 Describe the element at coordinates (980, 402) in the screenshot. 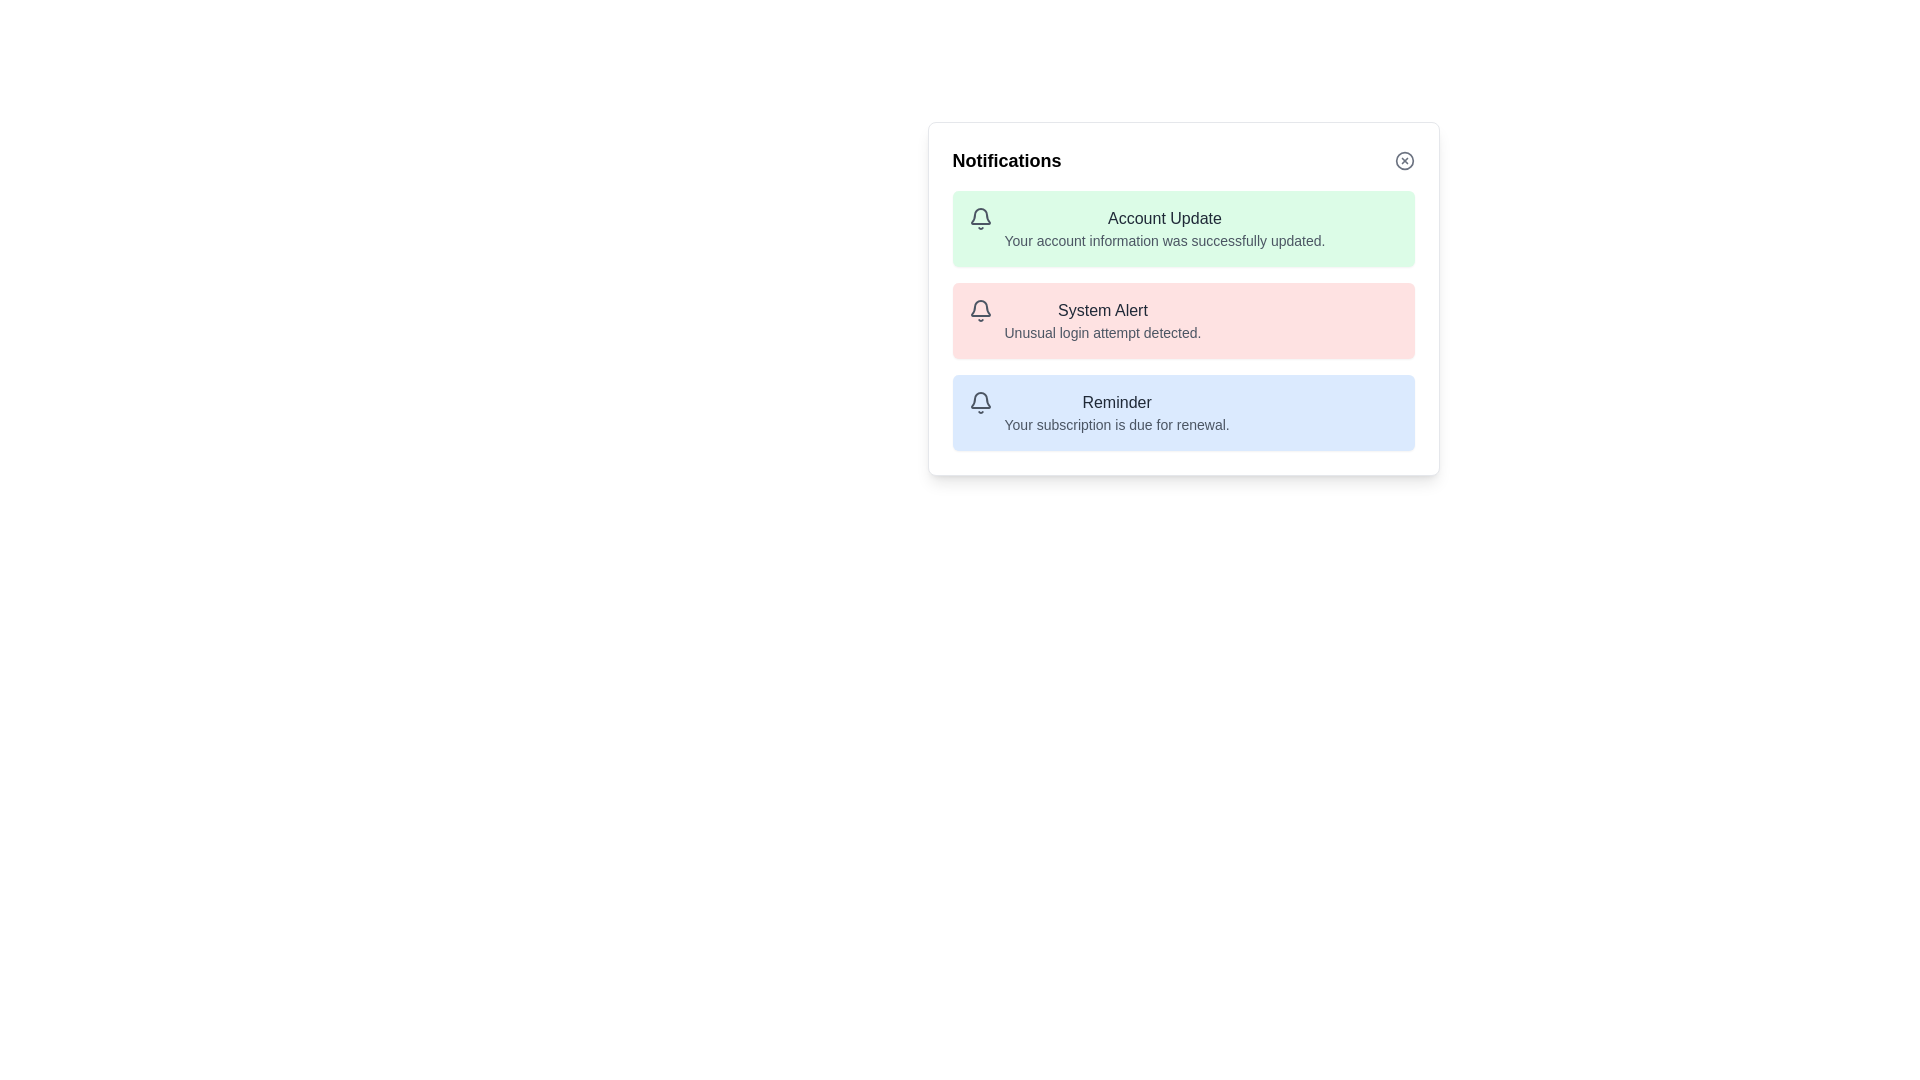

I see `the notification icon located at the top-left corner of a blue-shaded notification box, adjacent to the text 'Reminder' and 'Your subscription is due for renewal.'` at that location.